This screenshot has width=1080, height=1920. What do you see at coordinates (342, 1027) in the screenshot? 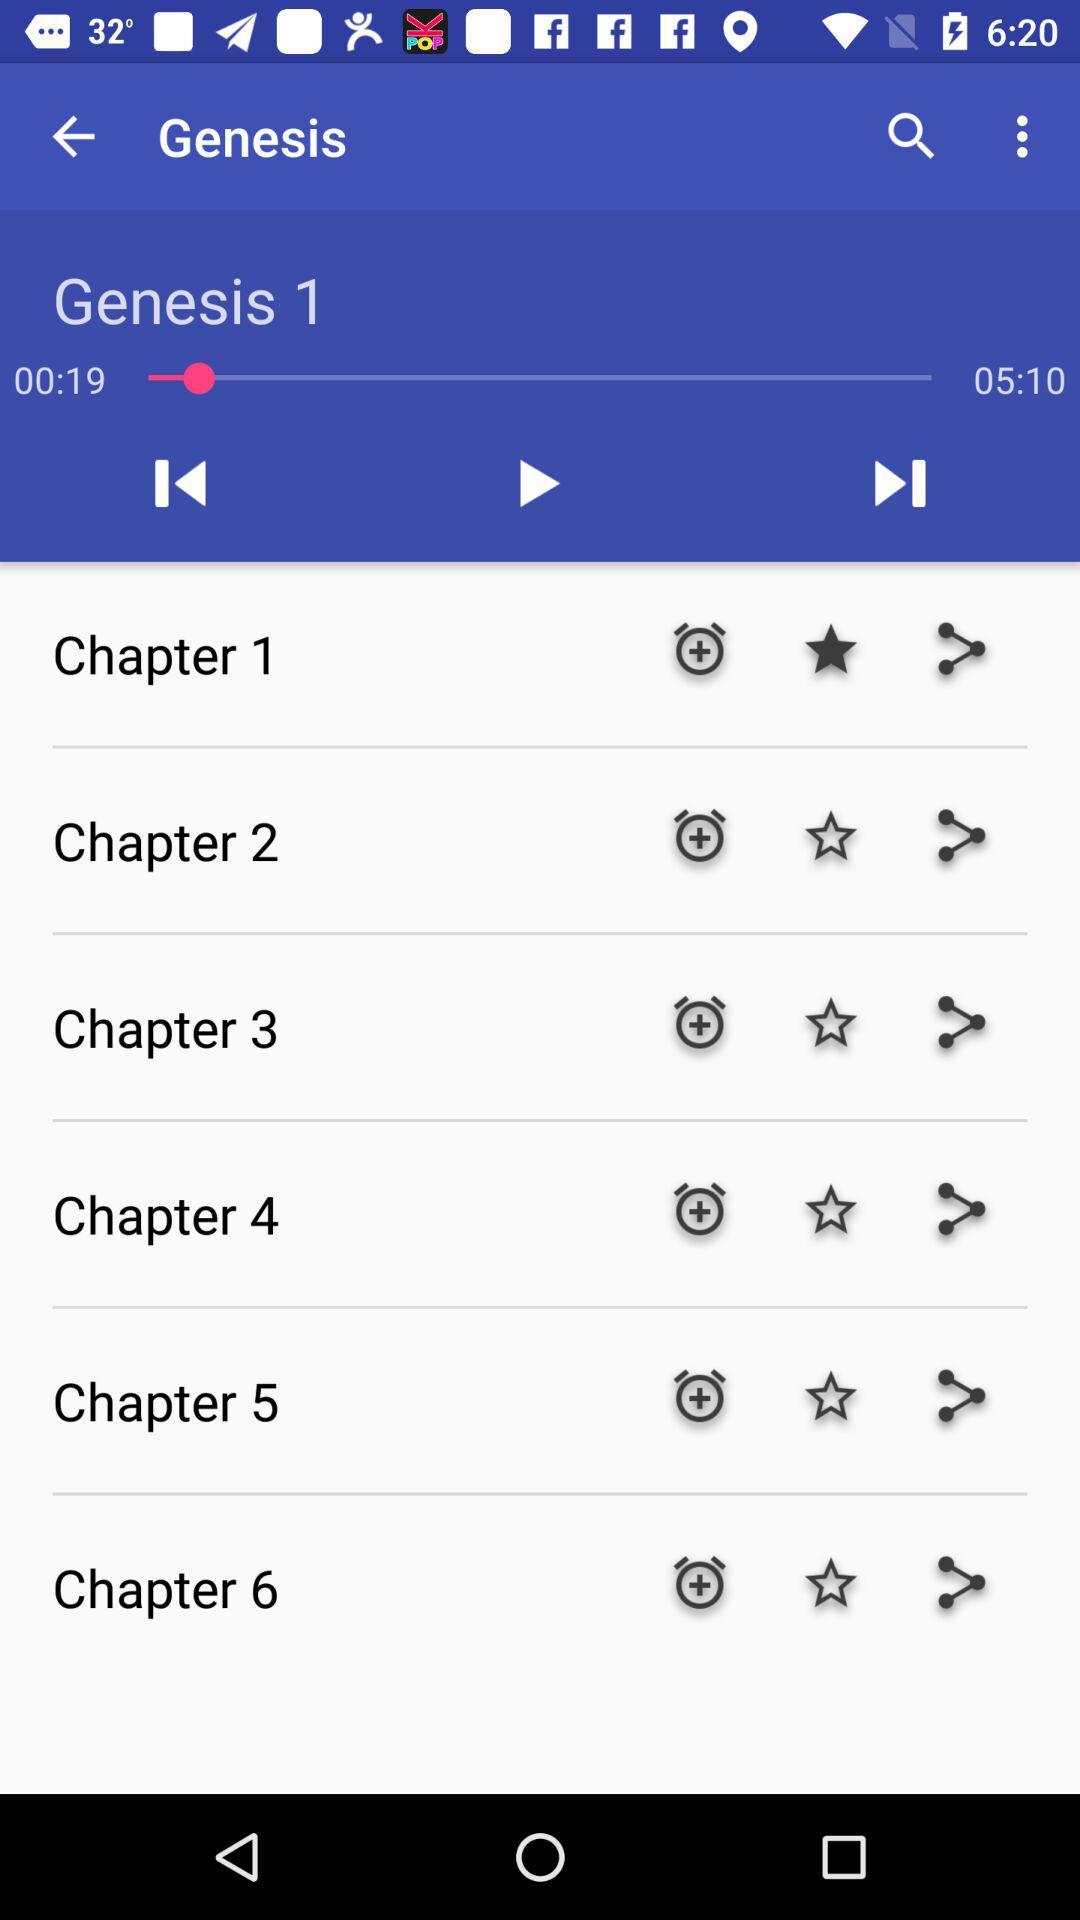
I see `the chapter 3 item` at bounding box center [342, 1027].